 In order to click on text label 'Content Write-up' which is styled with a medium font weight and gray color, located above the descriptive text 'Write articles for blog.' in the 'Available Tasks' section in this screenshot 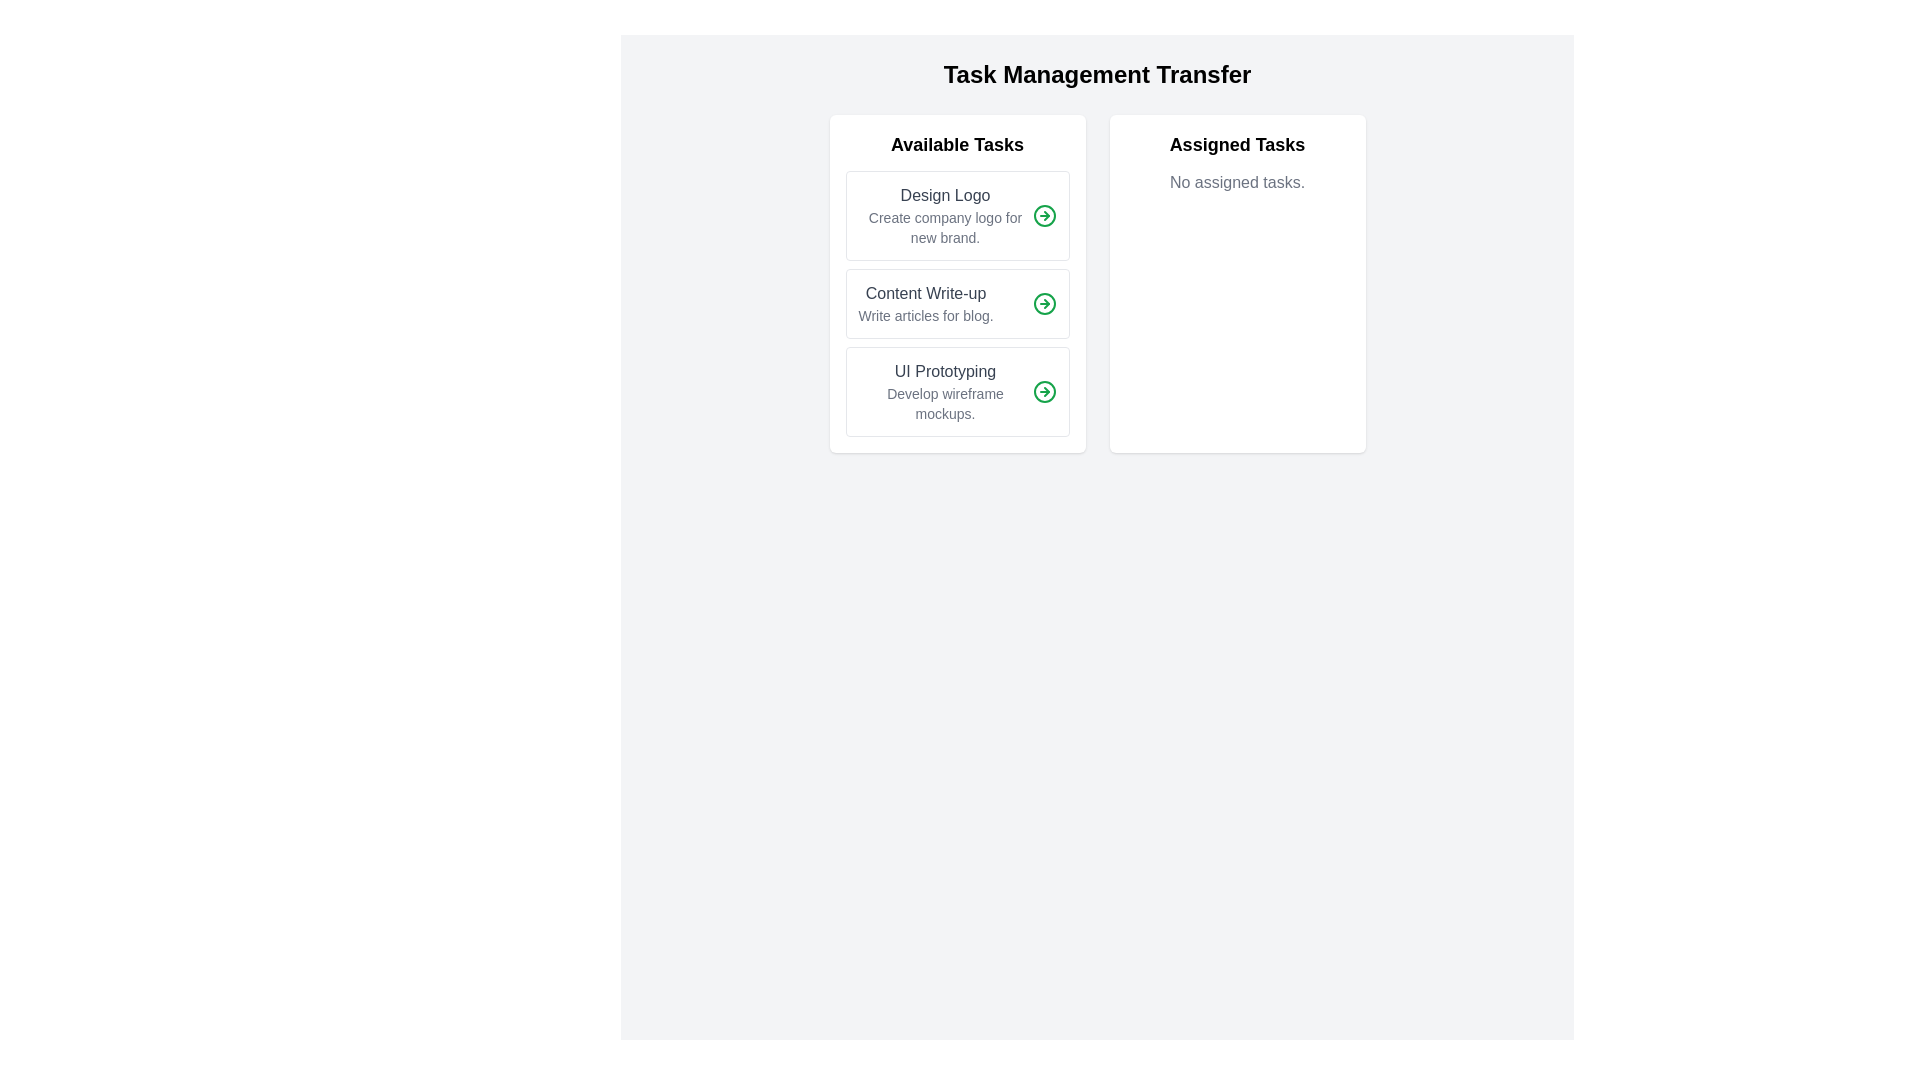, I will do `click(925, 293)`.